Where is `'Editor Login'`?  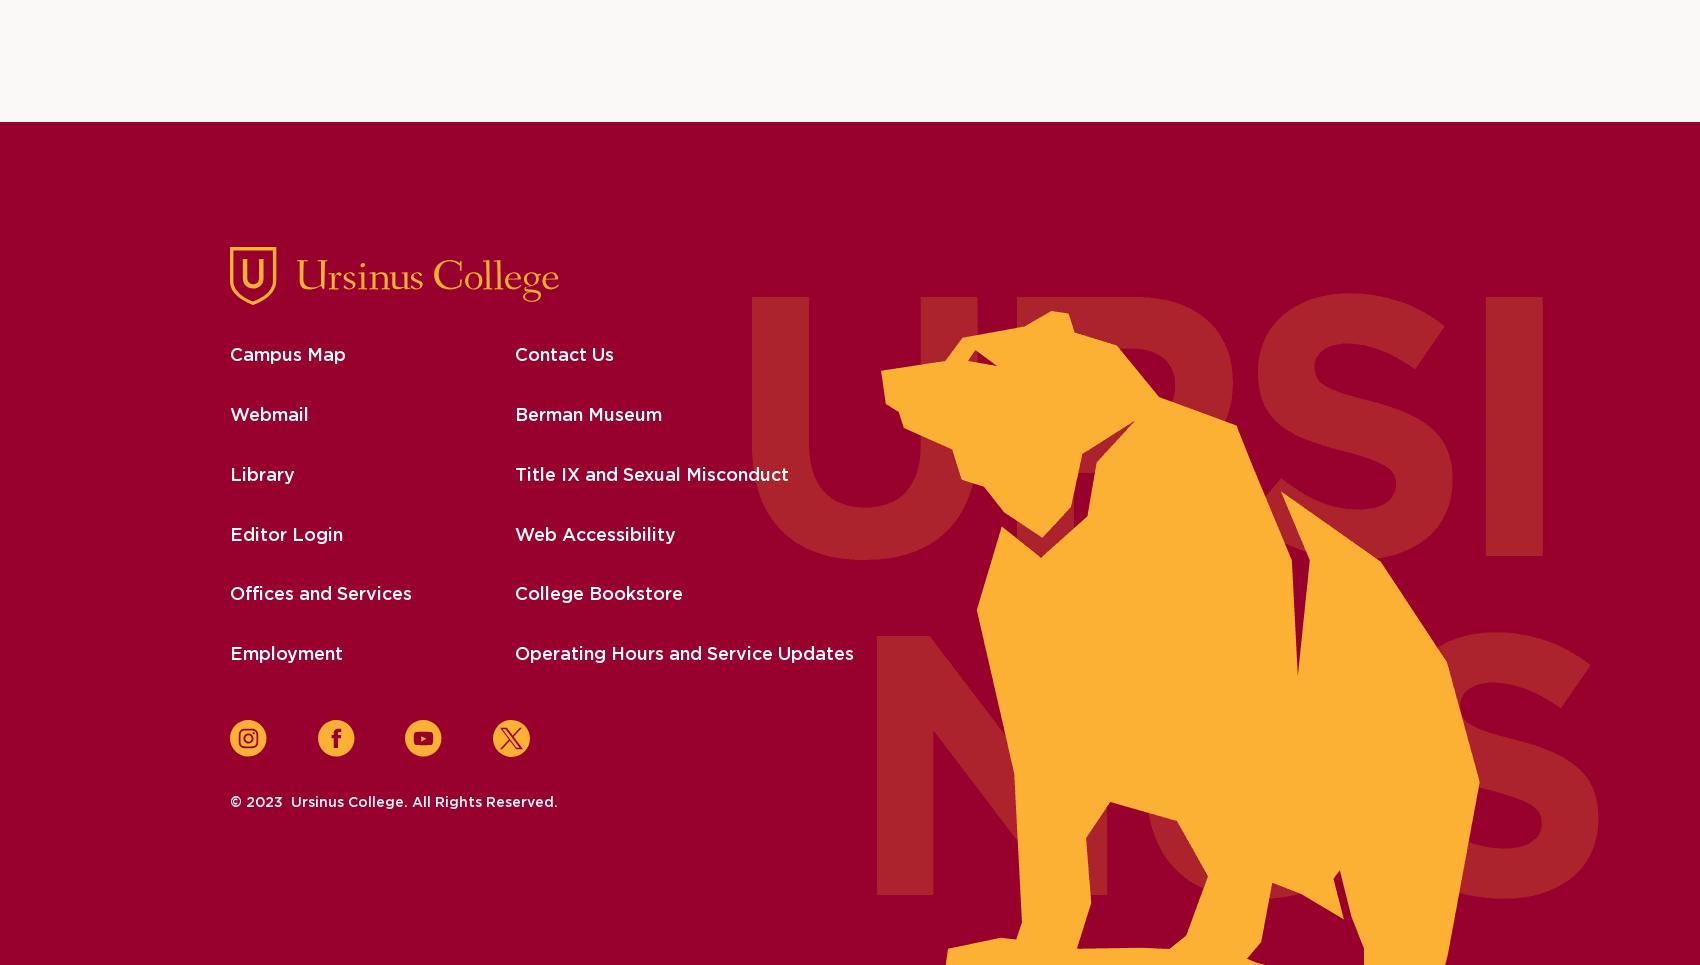 'Editor Login' is located at coordinates (285, 533).